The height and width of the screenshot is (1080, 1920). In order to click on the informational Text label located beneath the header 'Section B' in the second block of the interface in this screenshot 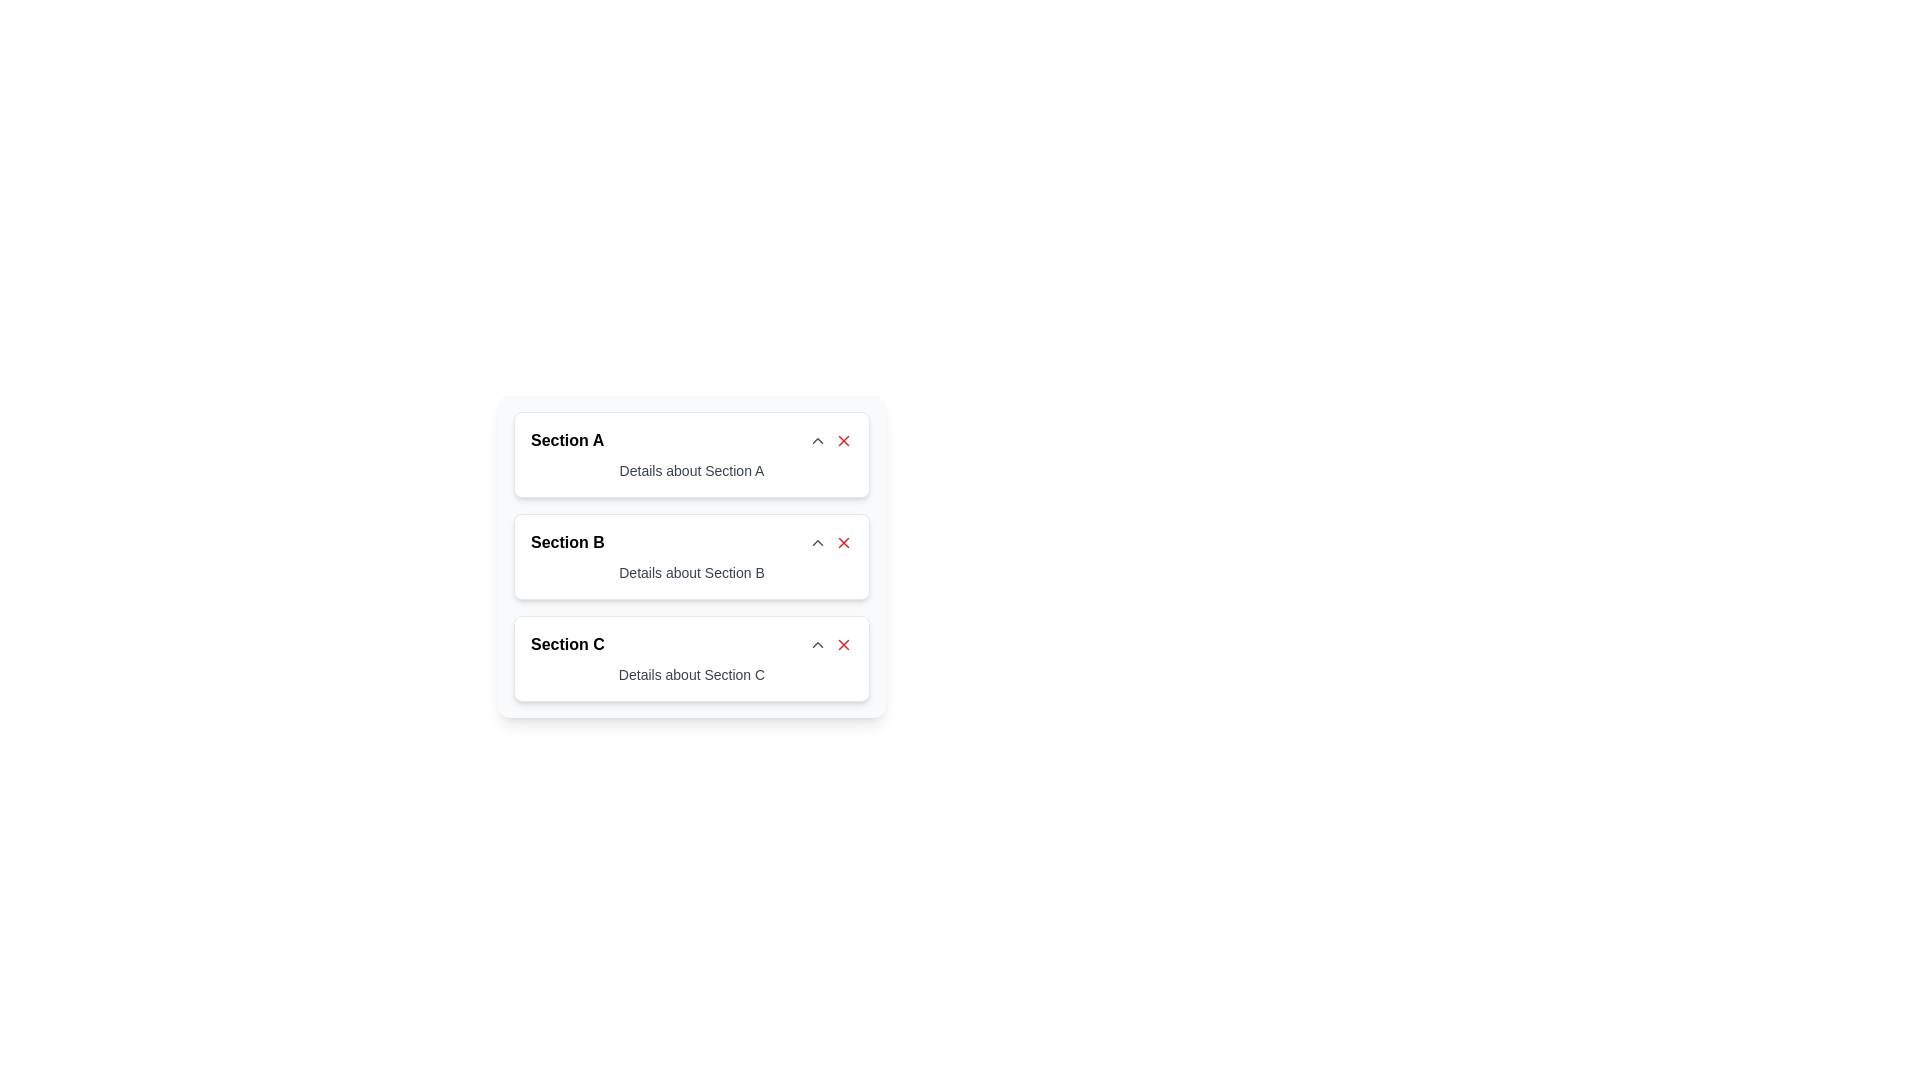, I will do `click(691, 573)`.